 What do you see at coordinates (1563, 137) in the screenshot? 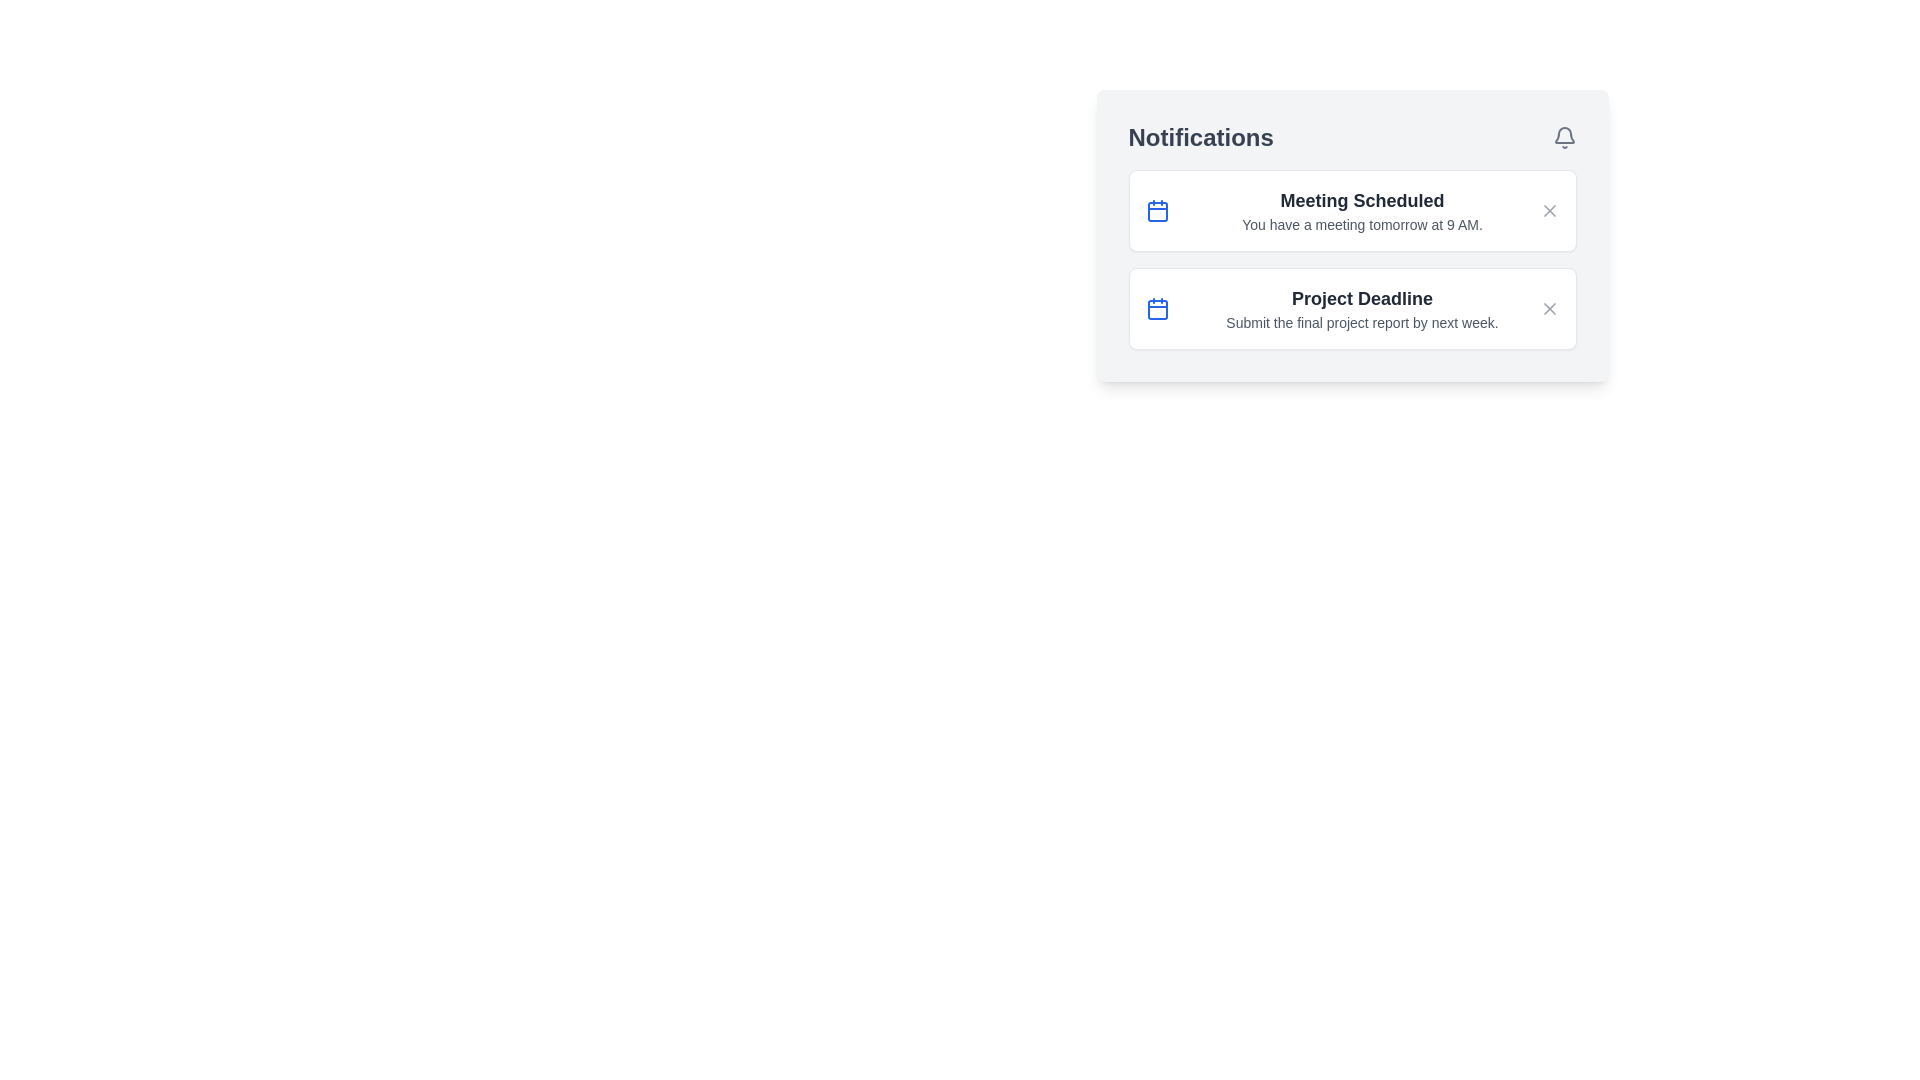
I see `the bell icon in the header` at bounding box center [1563, 137].